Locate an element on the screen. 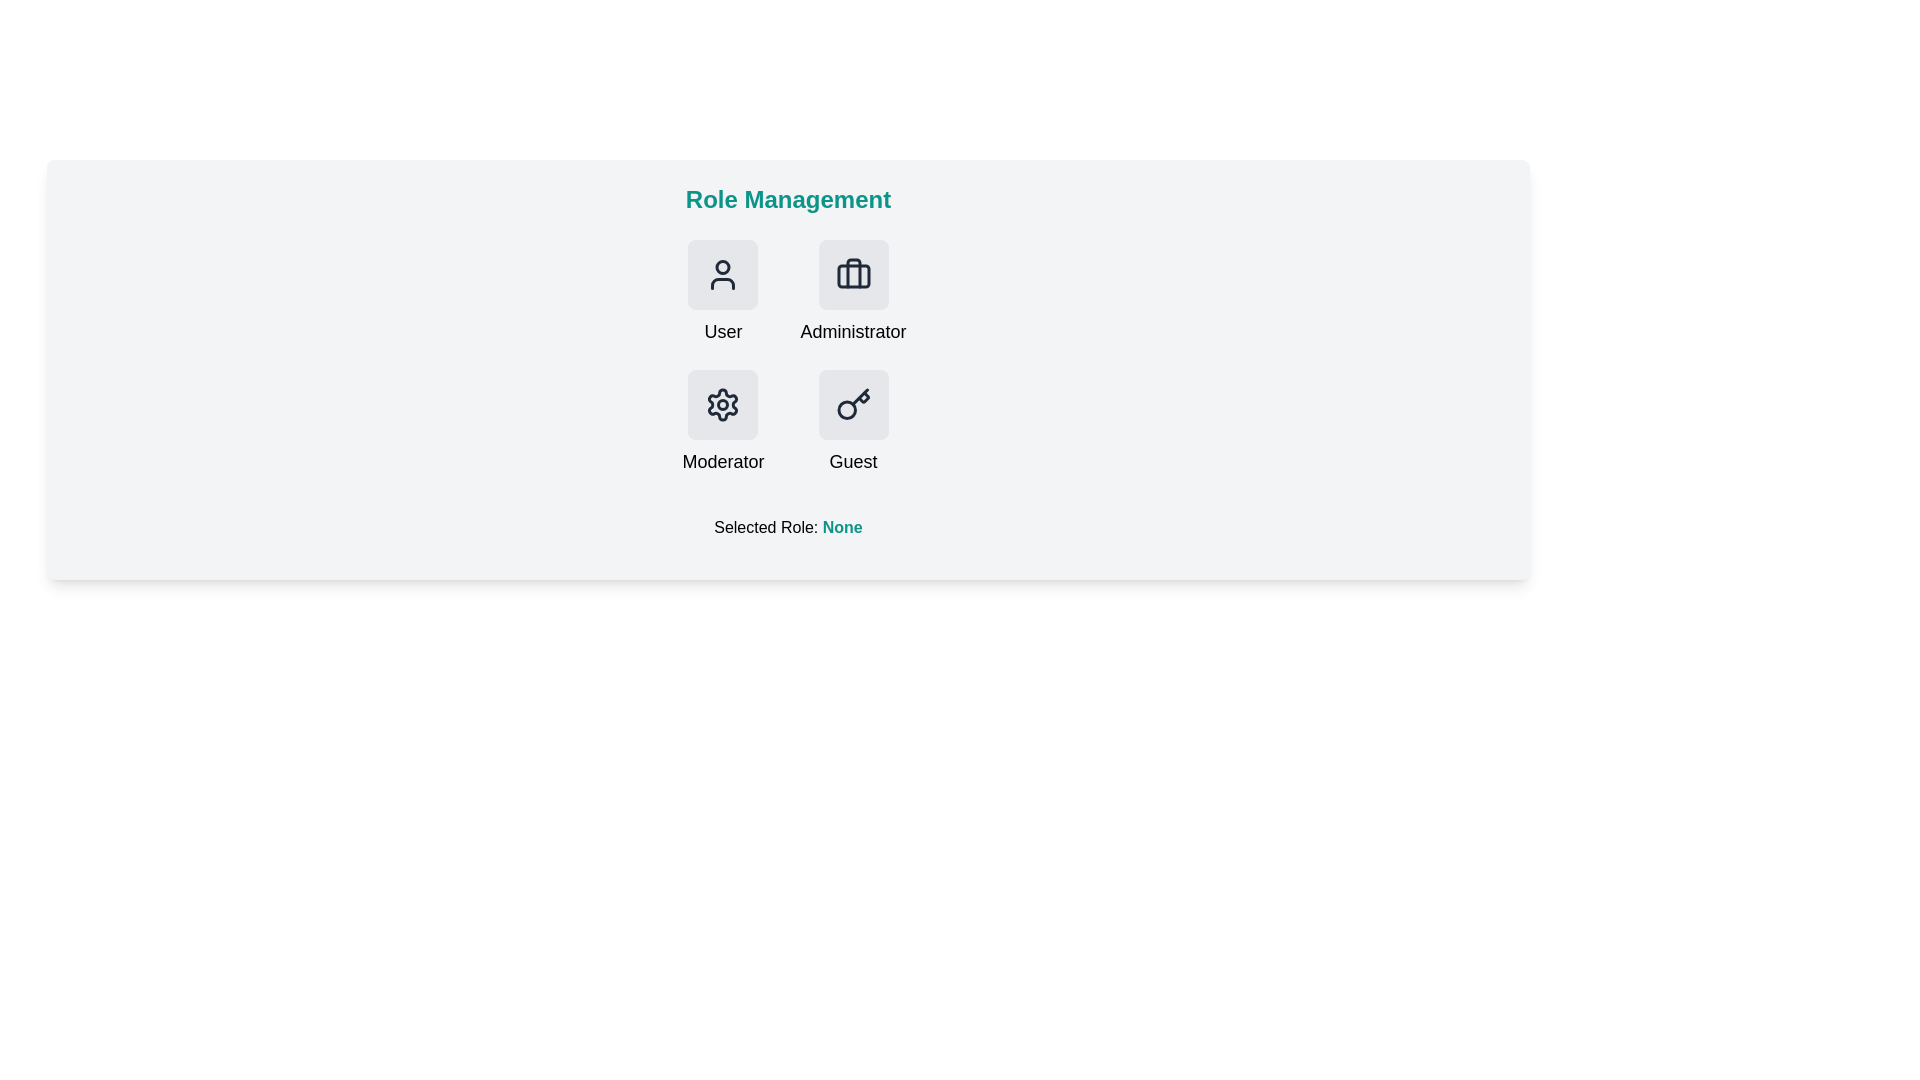  the interactive tile in the Role Management grid is located at coordinates (787, 357).